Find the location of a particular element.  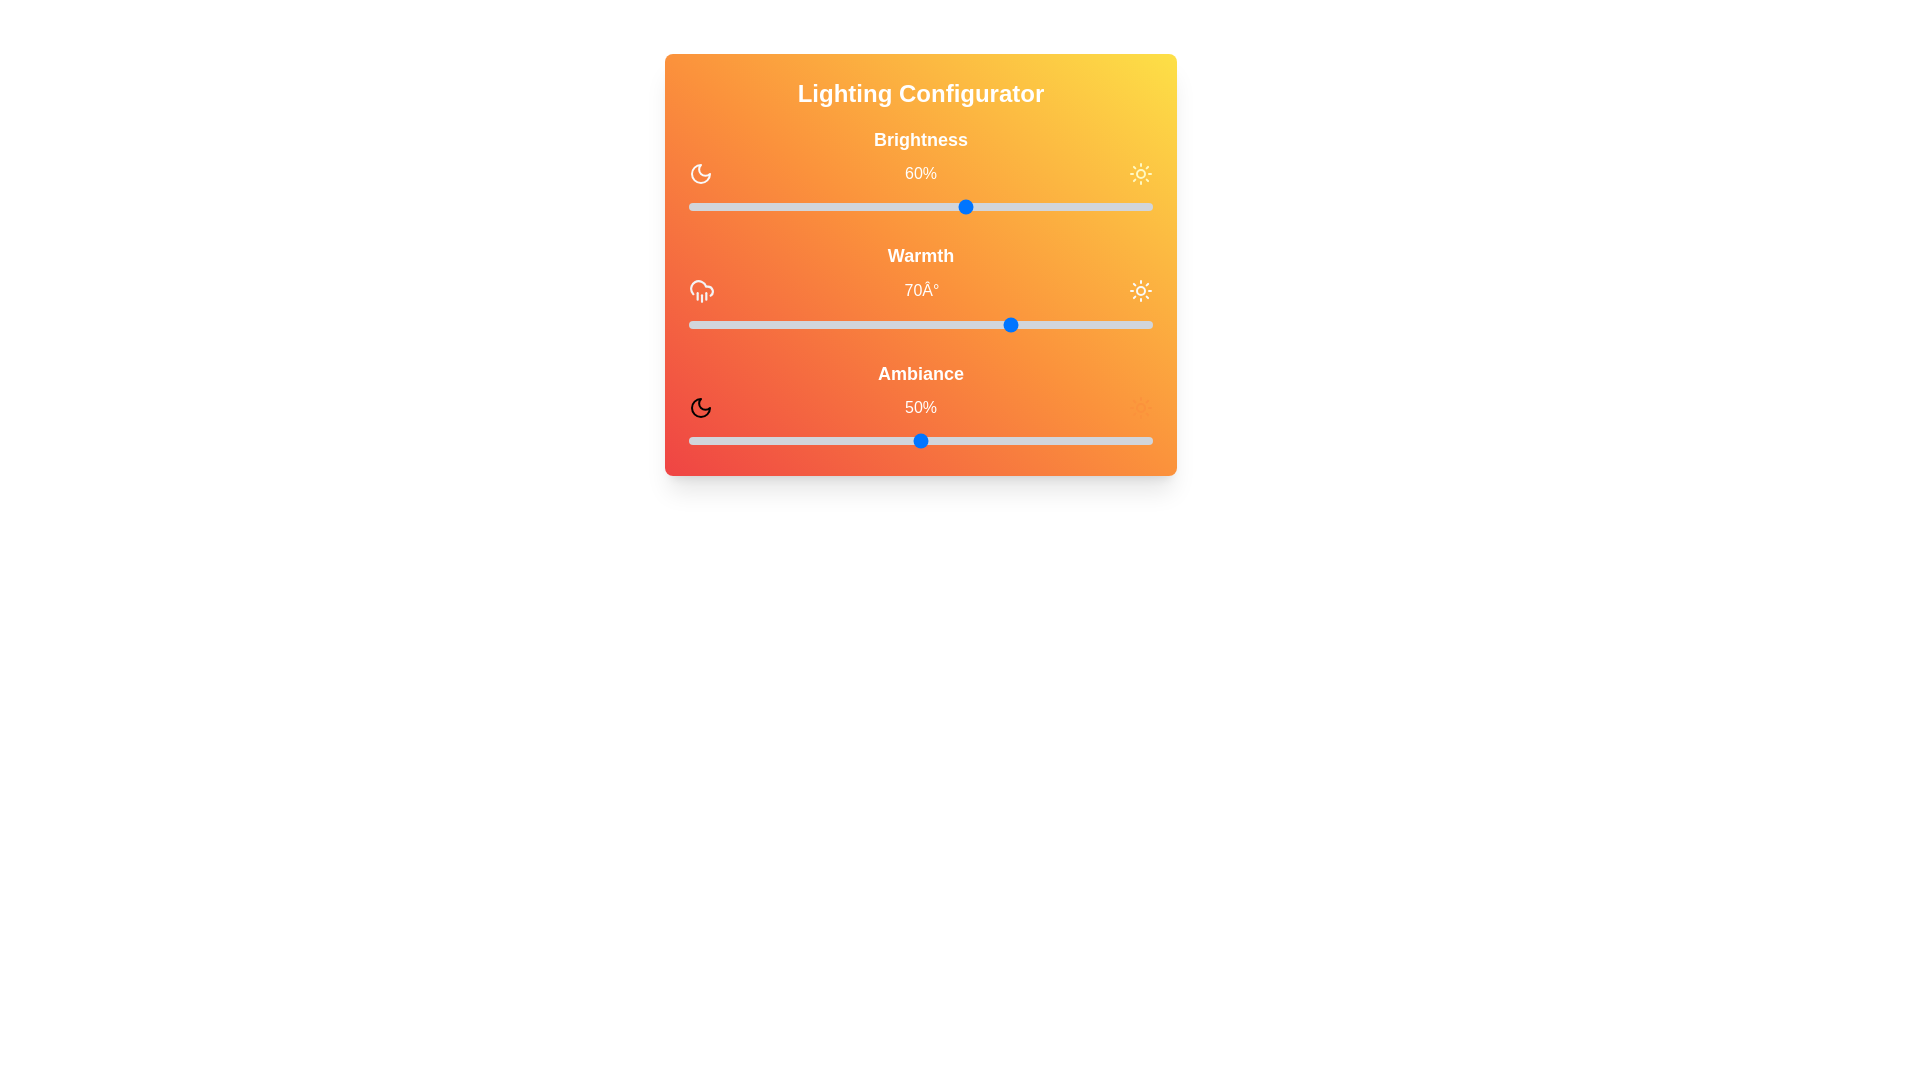

the brightness slider to 2% by dragging the slider is located at coordinates (698, 207).